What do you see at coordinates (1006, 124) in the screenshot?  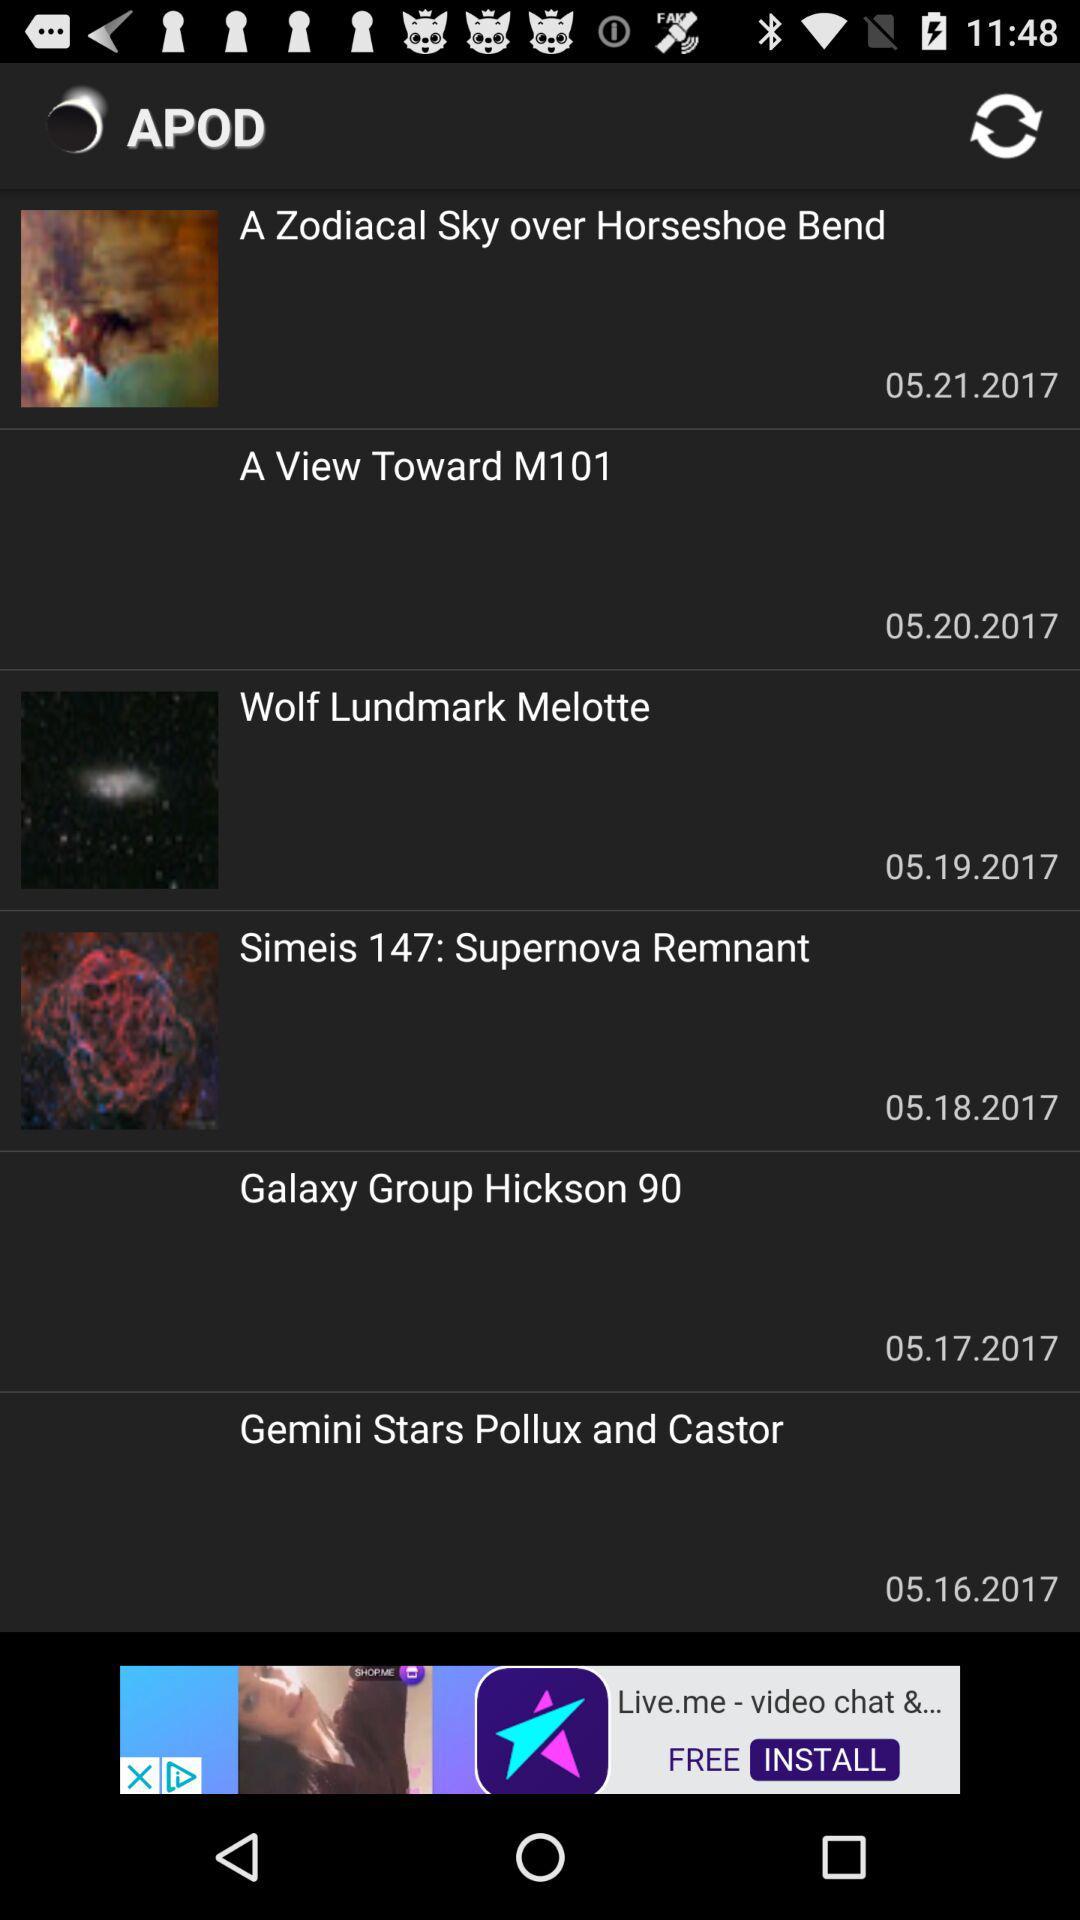 I see `reload` at bounding box center [1006, 124].